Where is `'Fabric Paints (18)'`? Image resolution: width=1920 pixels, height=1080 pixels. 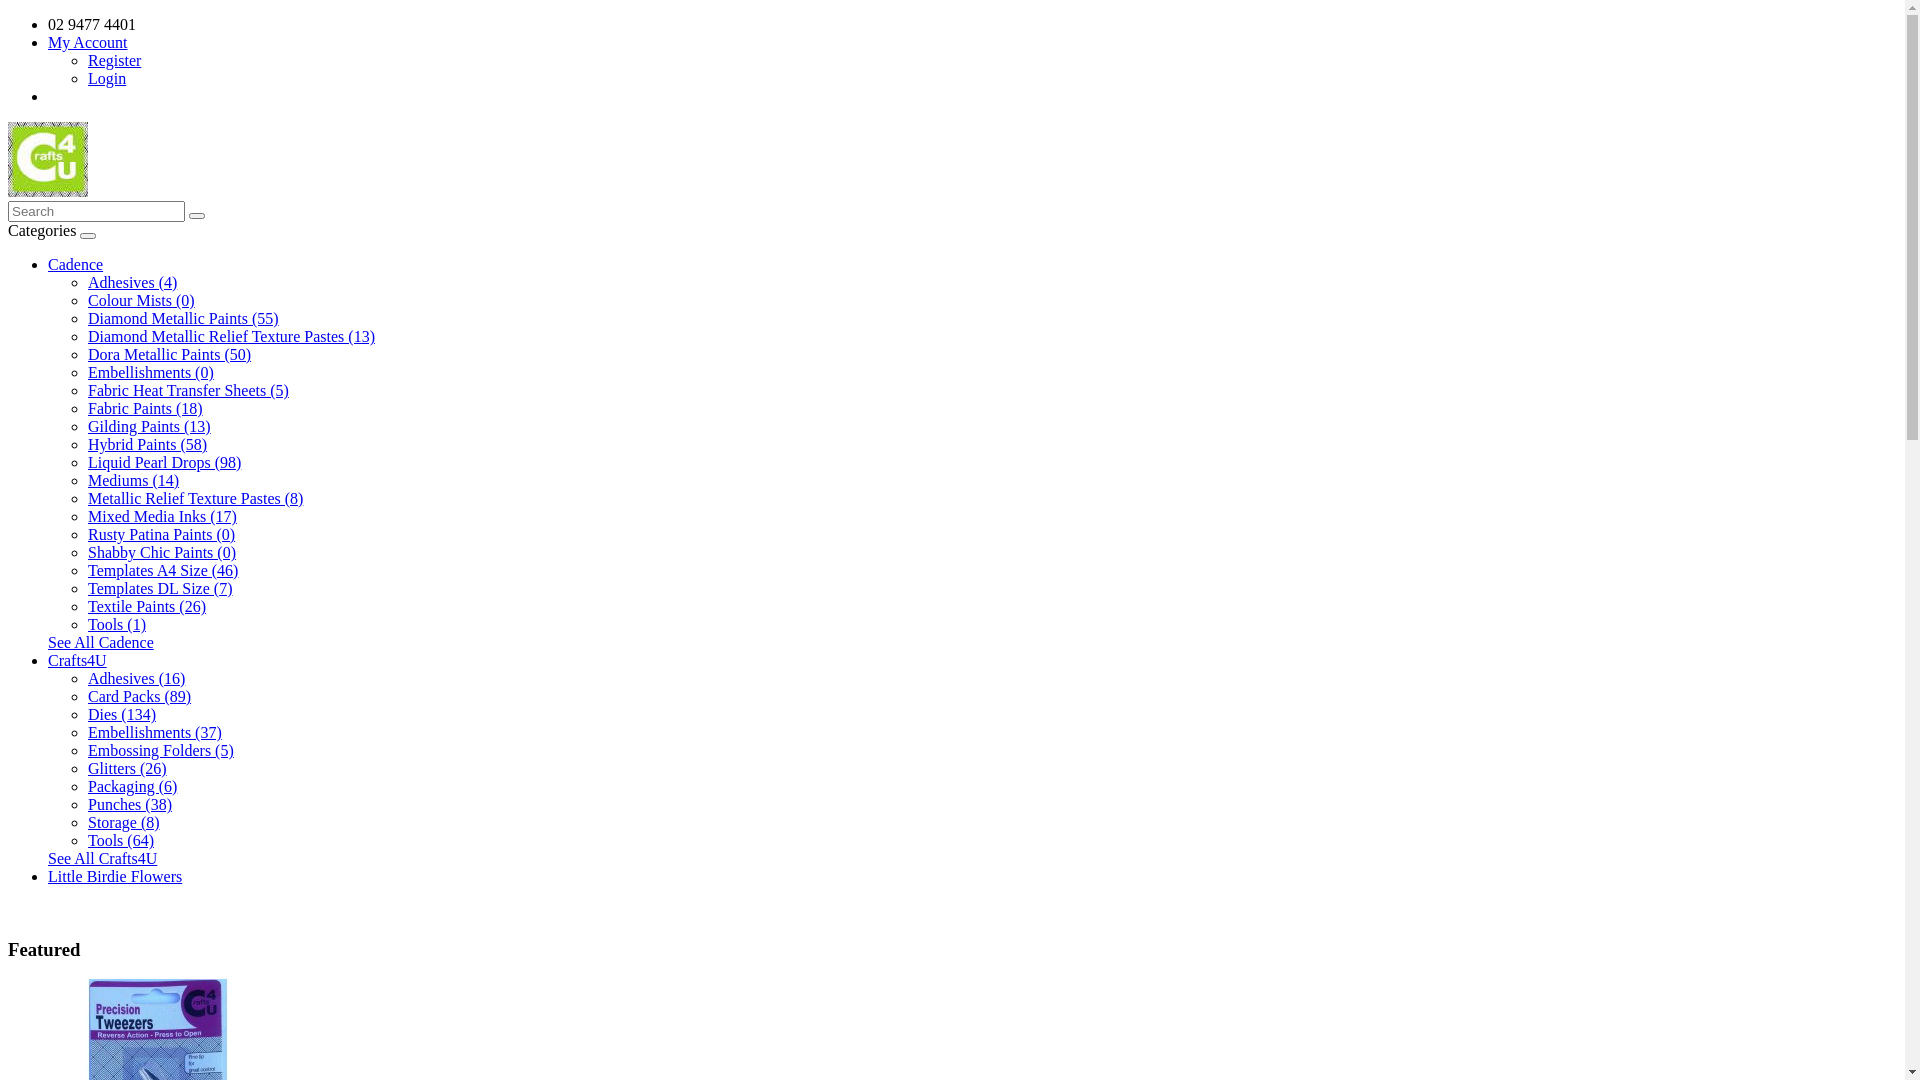 'Fabric Paints (18)' is located at coordinates (86, 407).